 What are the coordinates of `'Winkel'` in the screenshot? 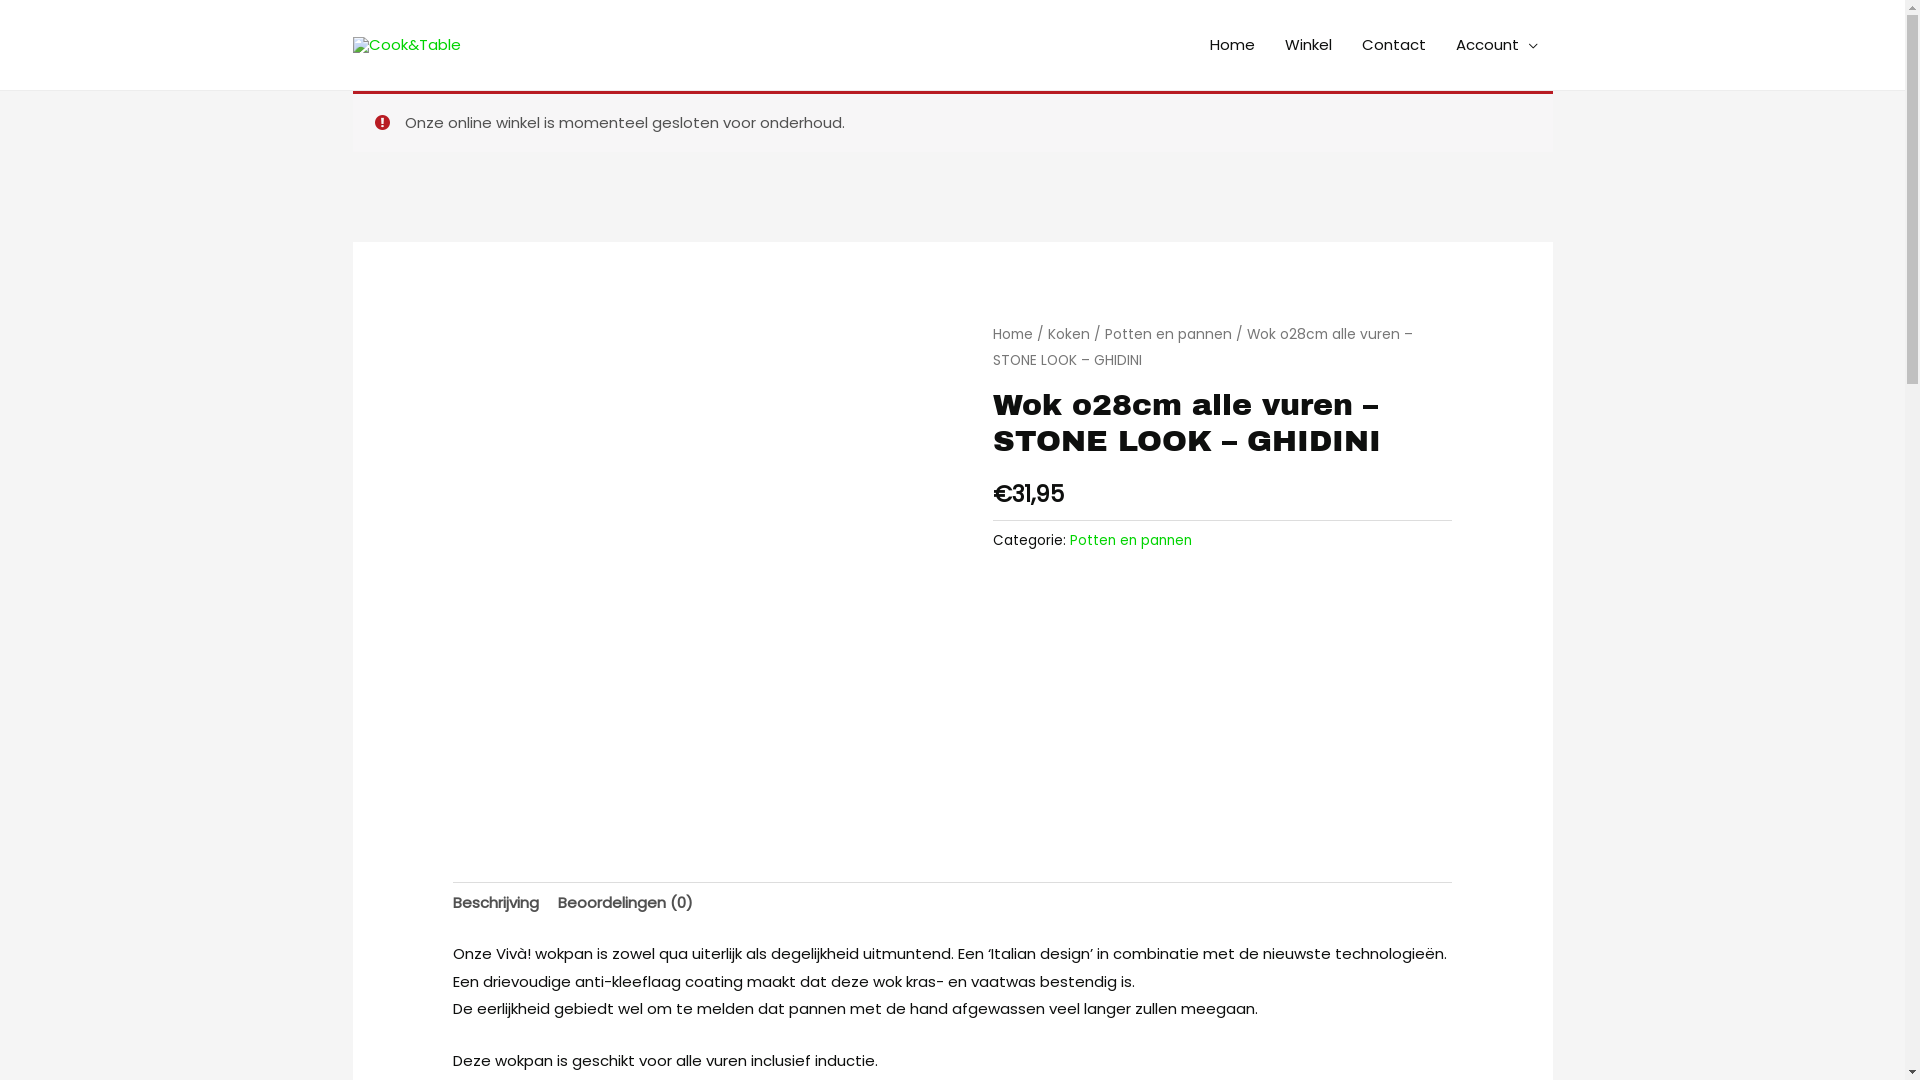 It's located at (1269, 45).